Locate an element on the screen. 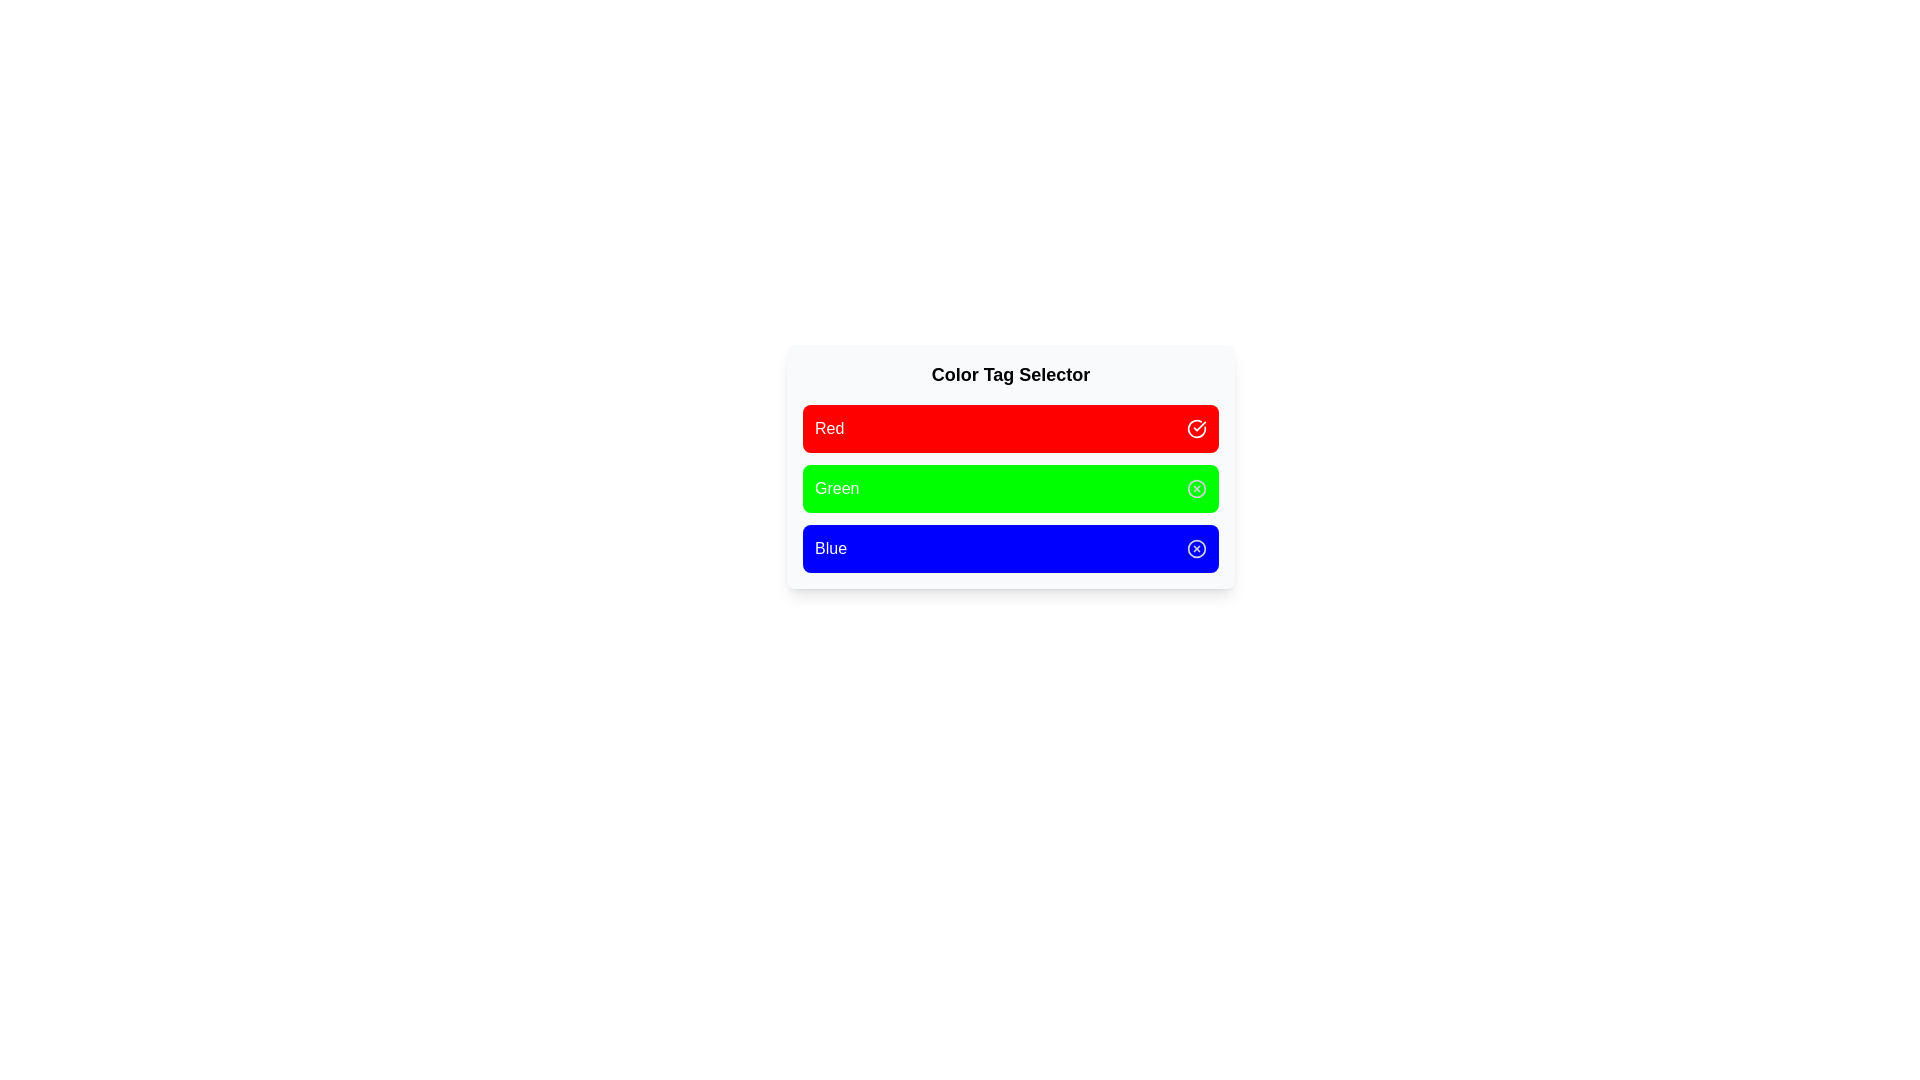 The width and height of the screenshot is (1920, 1080). the color tag Blue is located at coordinates (1011, 548).